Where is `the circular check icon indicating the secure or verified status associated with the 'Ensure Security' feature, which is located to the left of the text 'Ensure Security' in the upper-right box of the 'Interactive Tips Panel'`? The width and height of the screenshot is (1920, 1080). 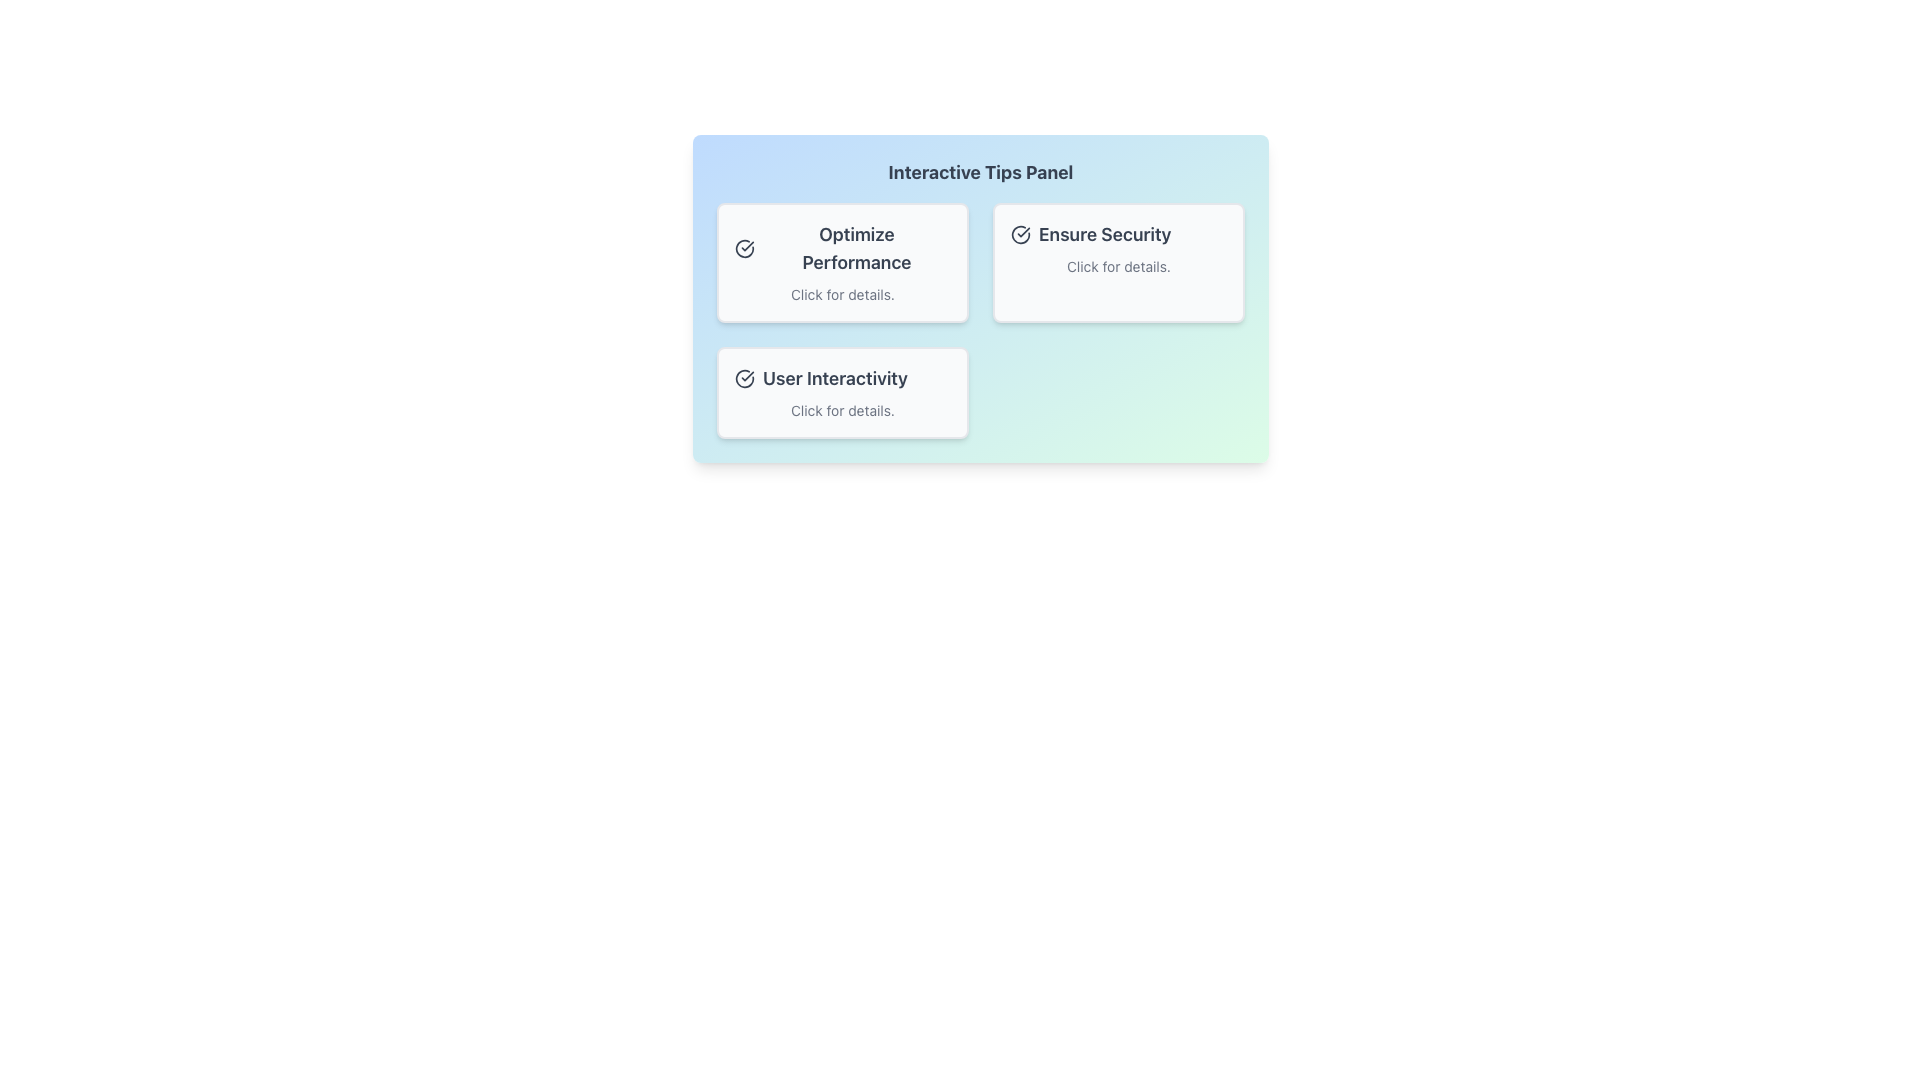
the circular check icon indicating the secure or verified status associated with the 'Ensure Security' feature, which is located to the left of the text 'Ensure Security' in the upper-right box of the 'Interactive Tips Panel' is located at coordinates (1021, 234).